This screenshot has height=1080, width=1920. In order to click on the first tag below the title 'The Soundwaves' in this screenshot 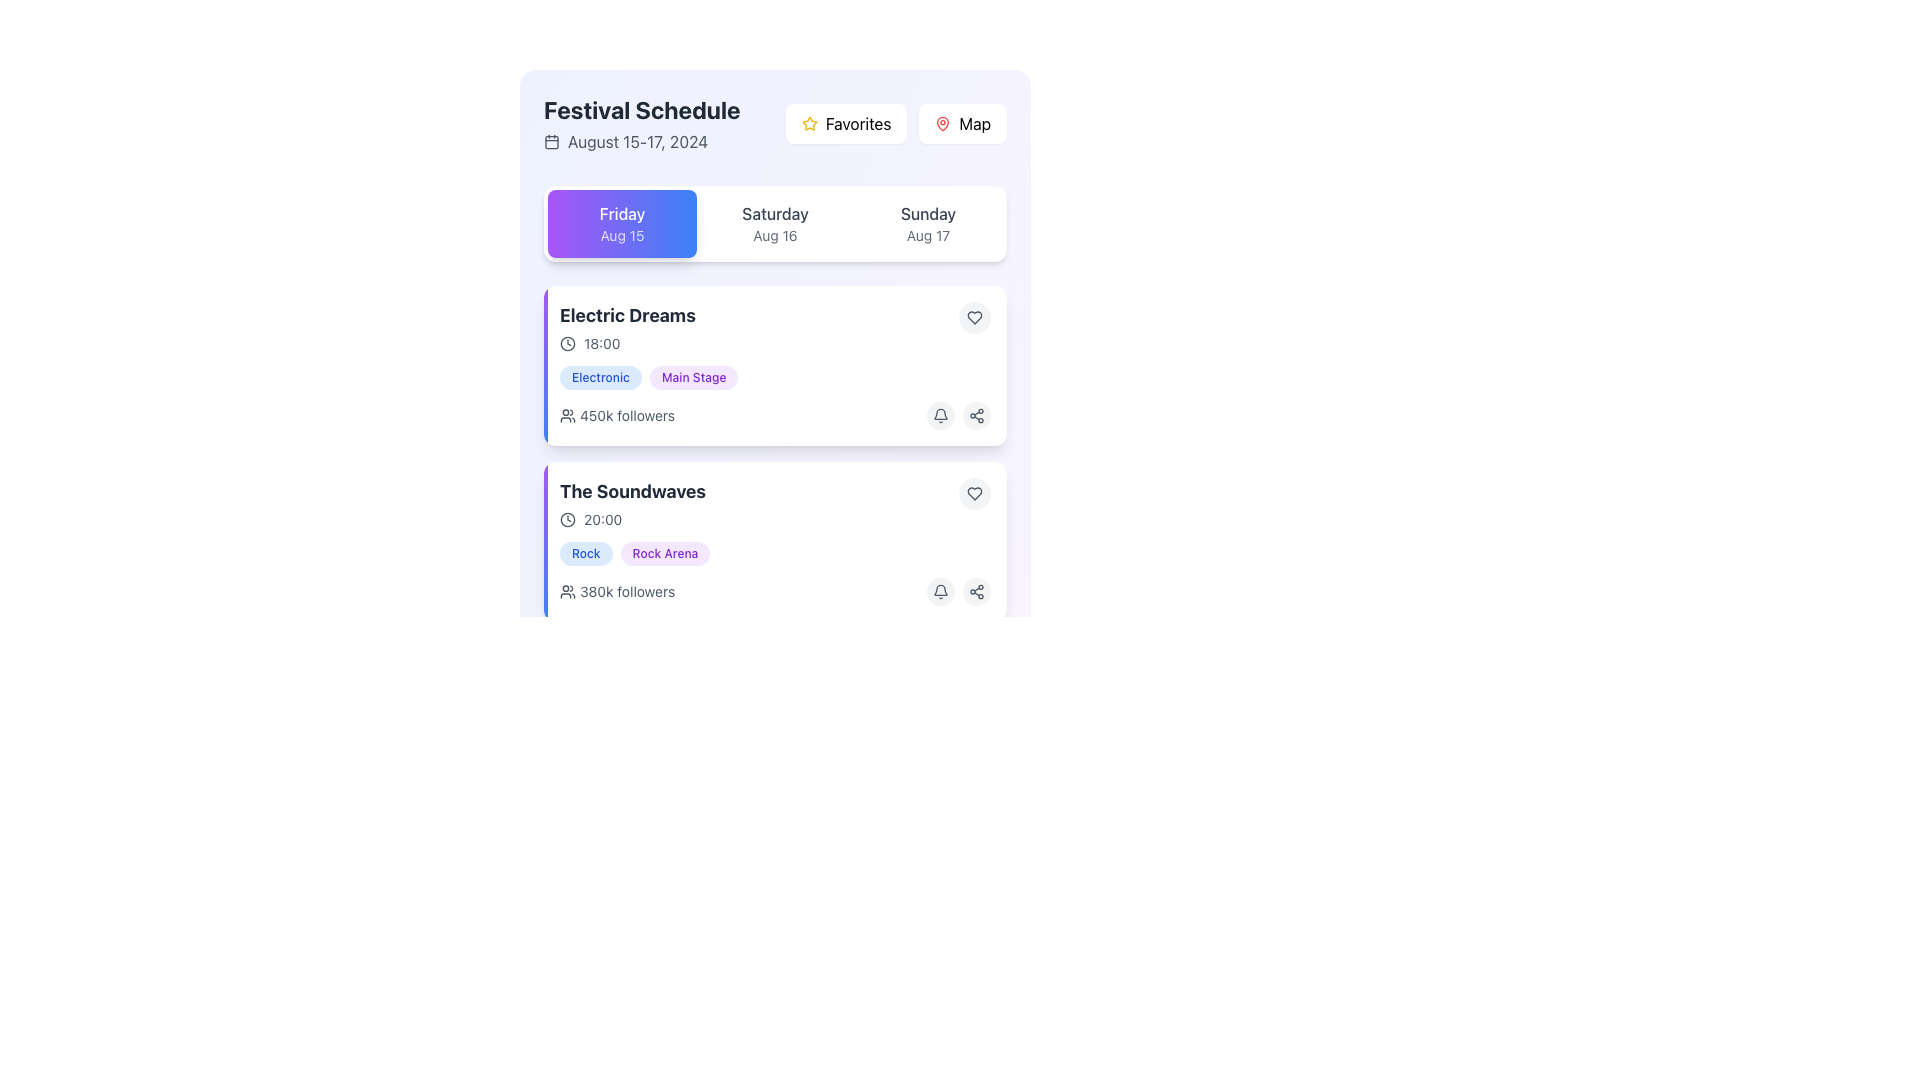, I will do `click(585, 554)`.